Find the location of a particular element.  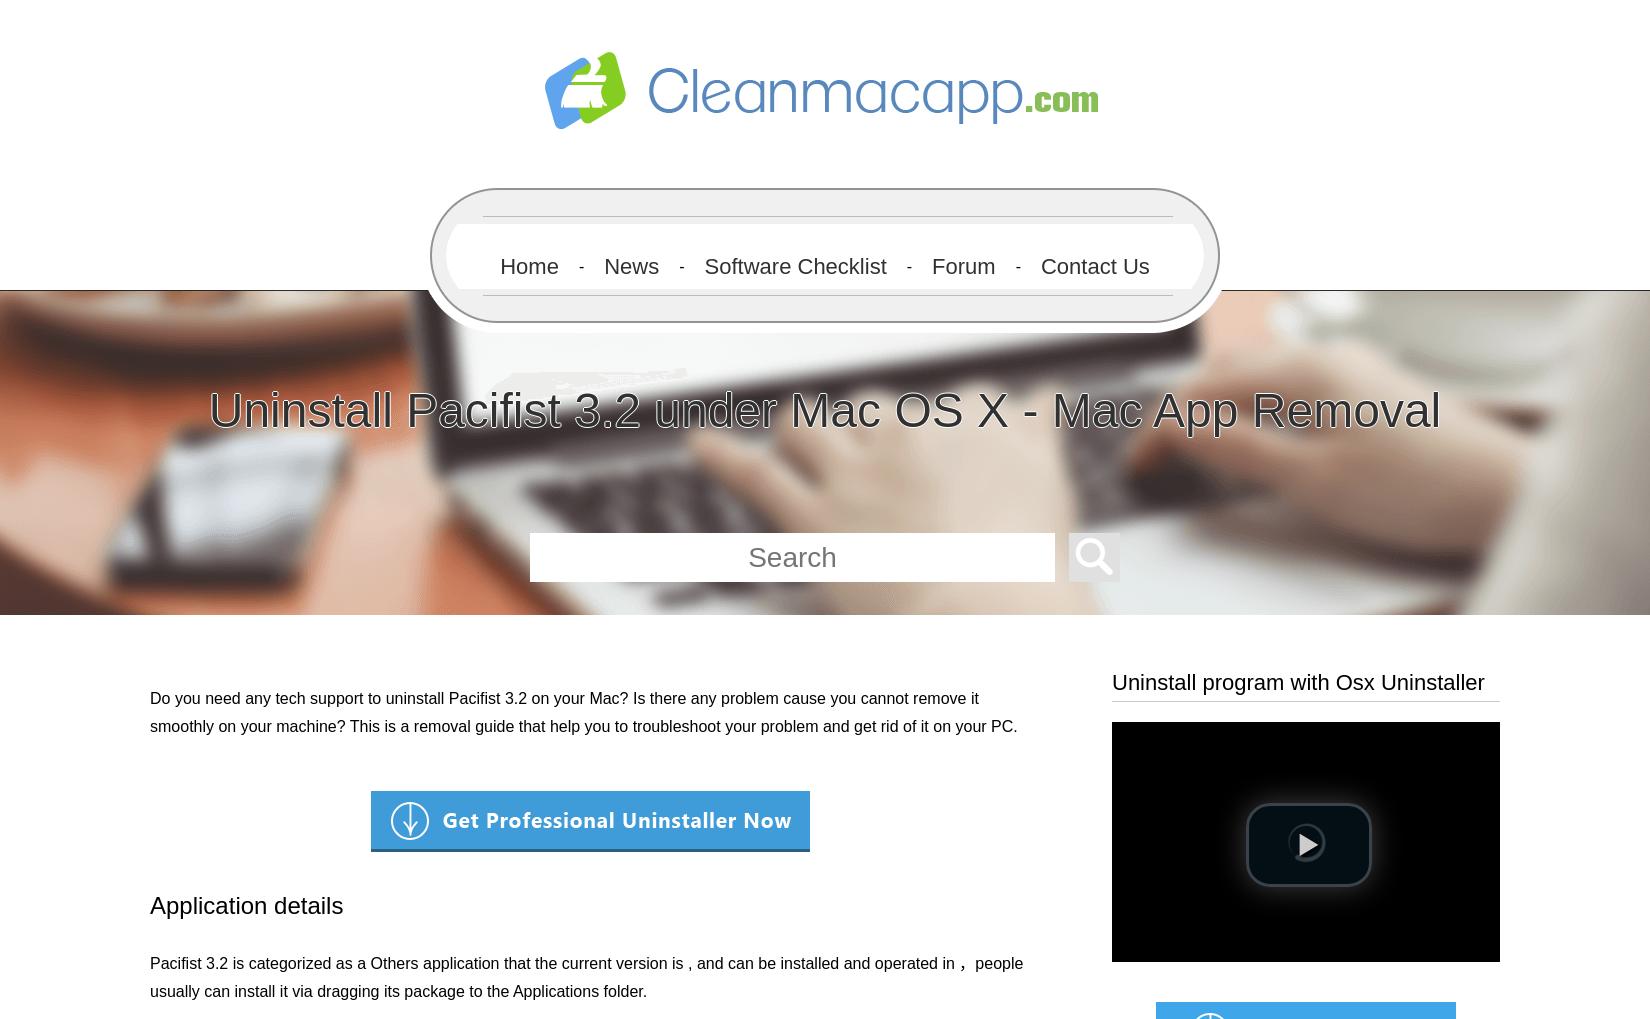

'Uninstall Pacifist 3.2  under Mac OS X - Mac App Removal' is located at coordinates (208, 409).